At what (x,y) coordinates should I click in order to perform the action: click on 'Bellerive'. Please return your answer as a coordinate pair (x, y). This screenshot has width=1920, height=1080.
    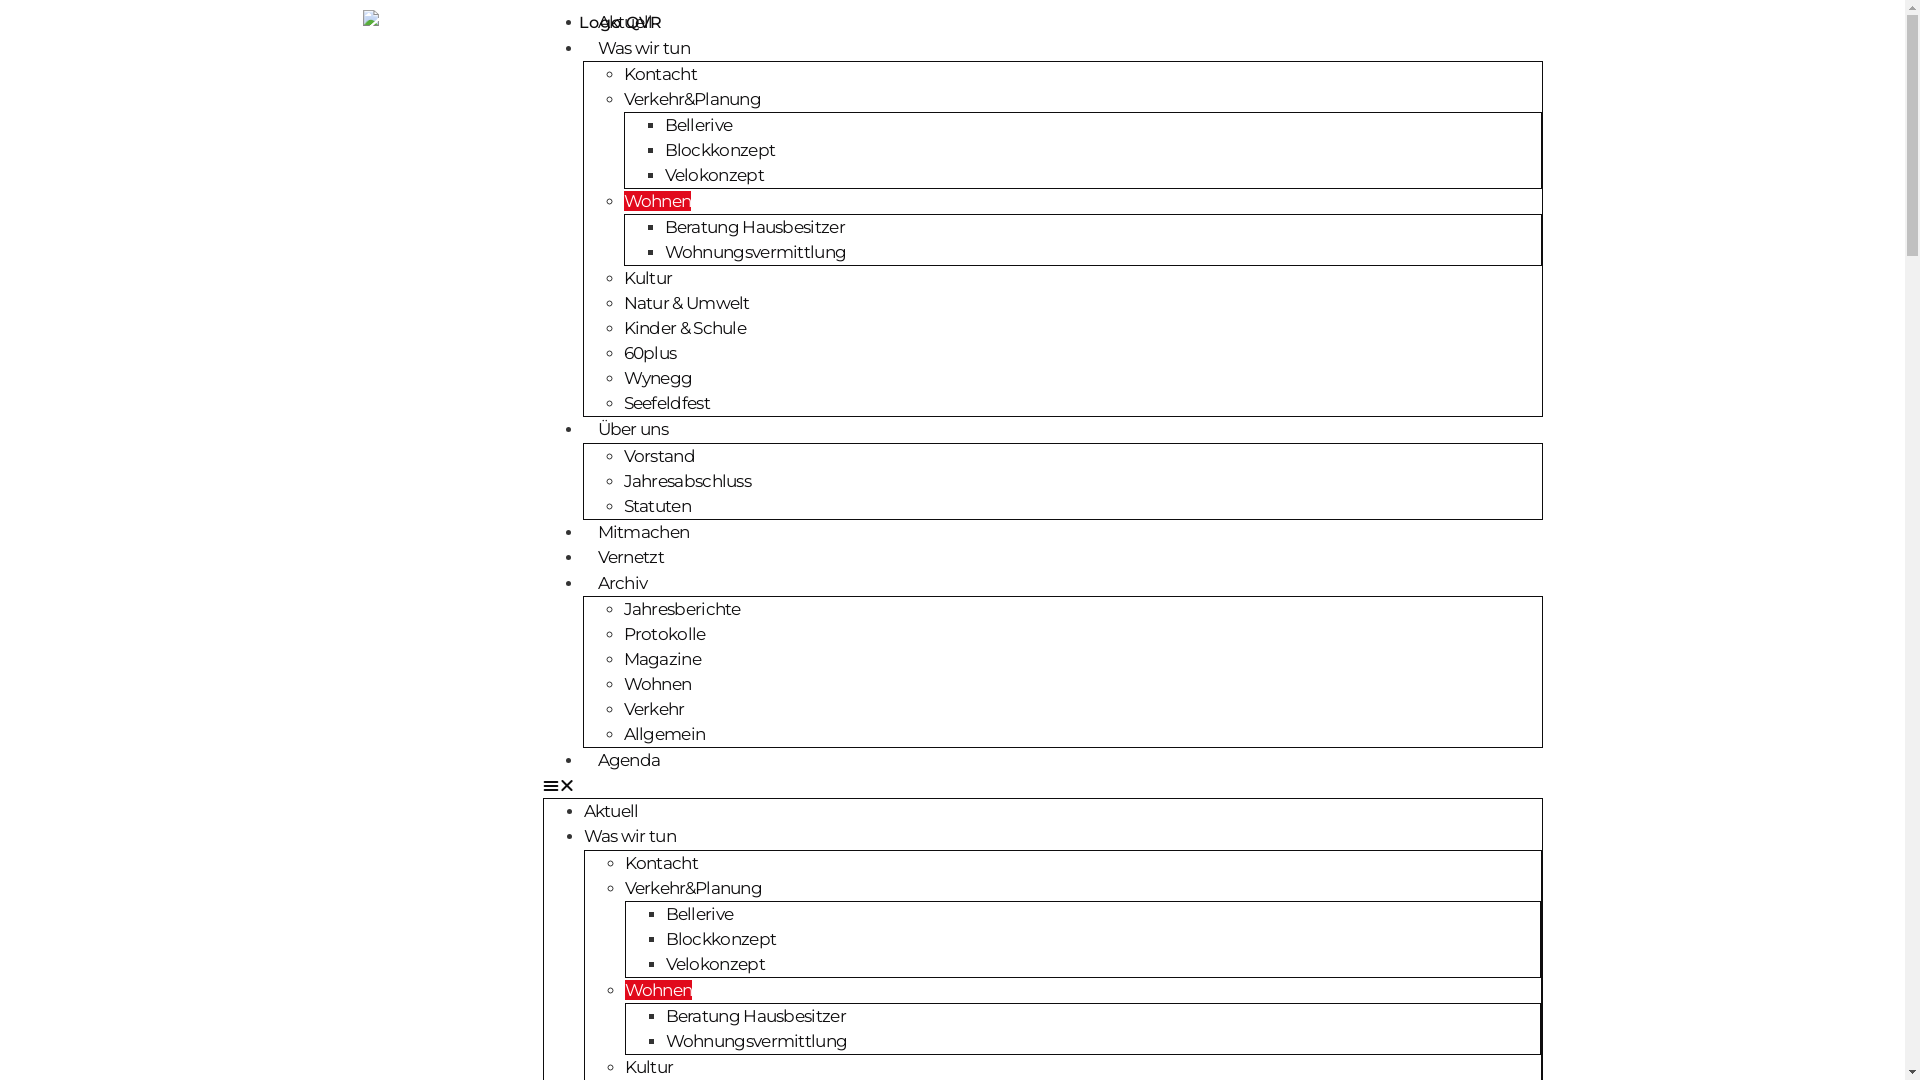
    Looking at the image, I should click on (663, 124).